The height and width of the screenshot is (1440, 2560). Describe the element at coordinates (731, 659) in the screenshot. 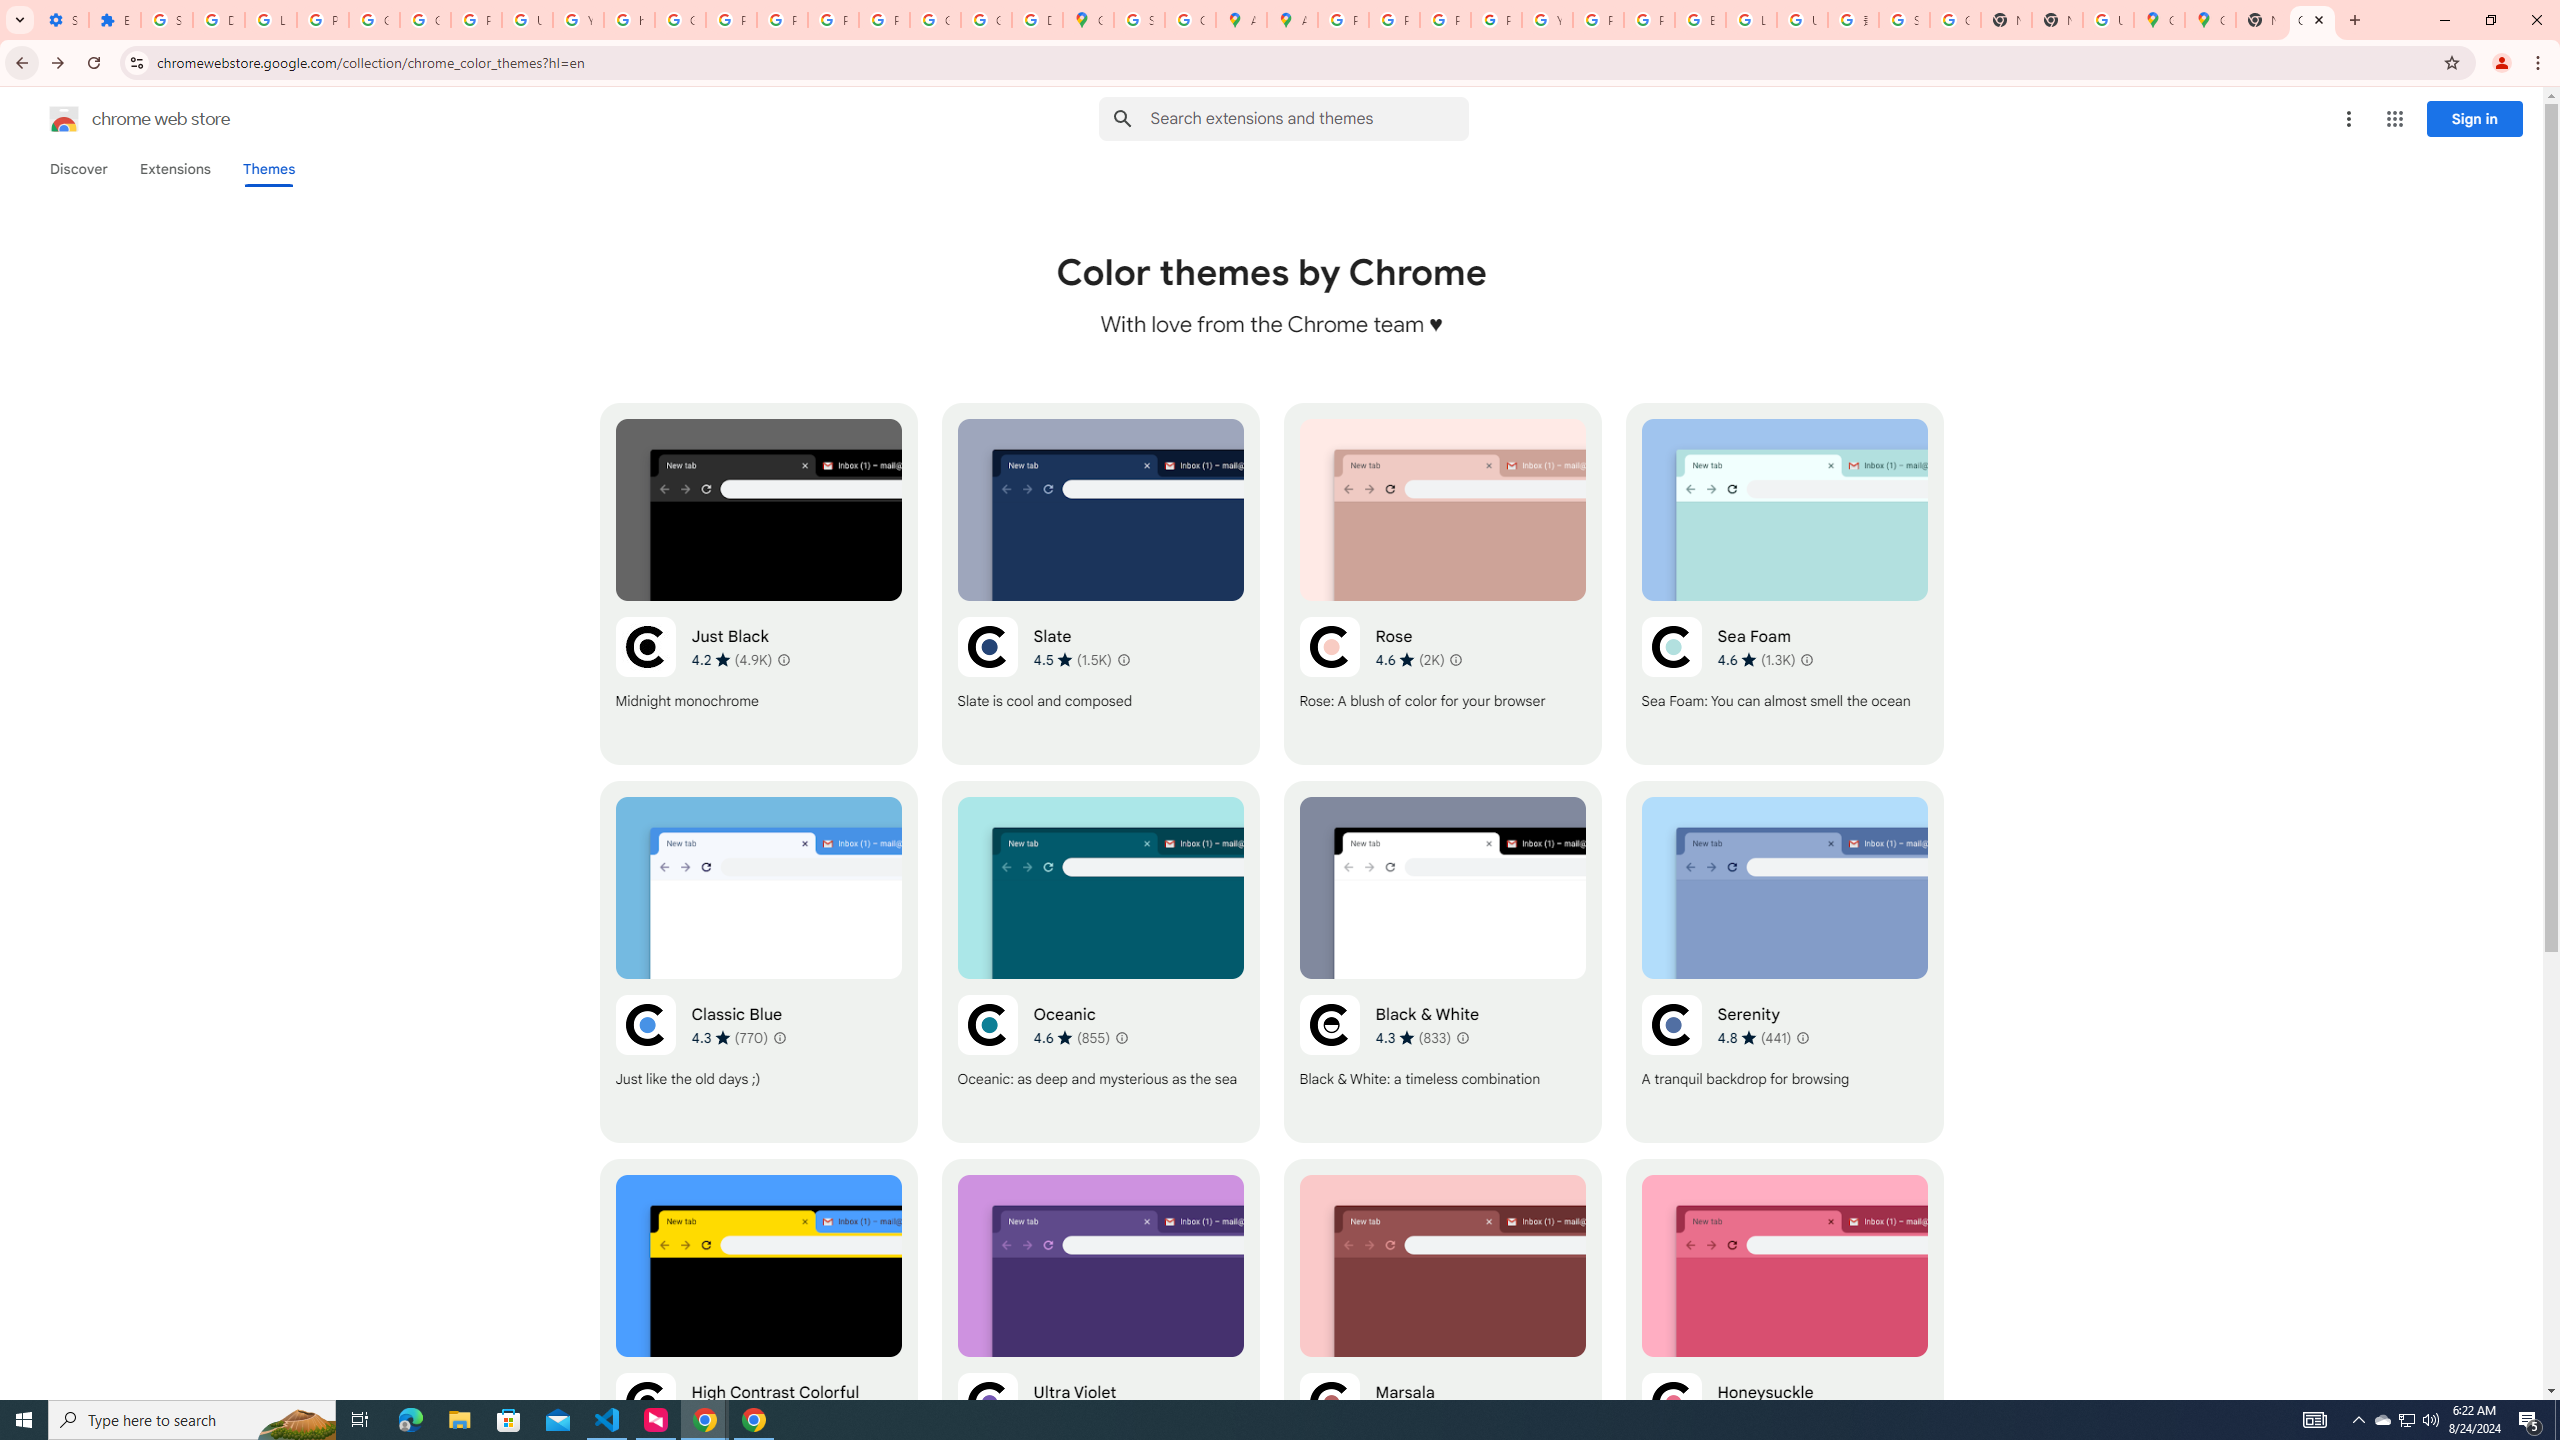

I see `'Average rating 4.2 out of 5 stars. 4.9K ratings.'` at that location.